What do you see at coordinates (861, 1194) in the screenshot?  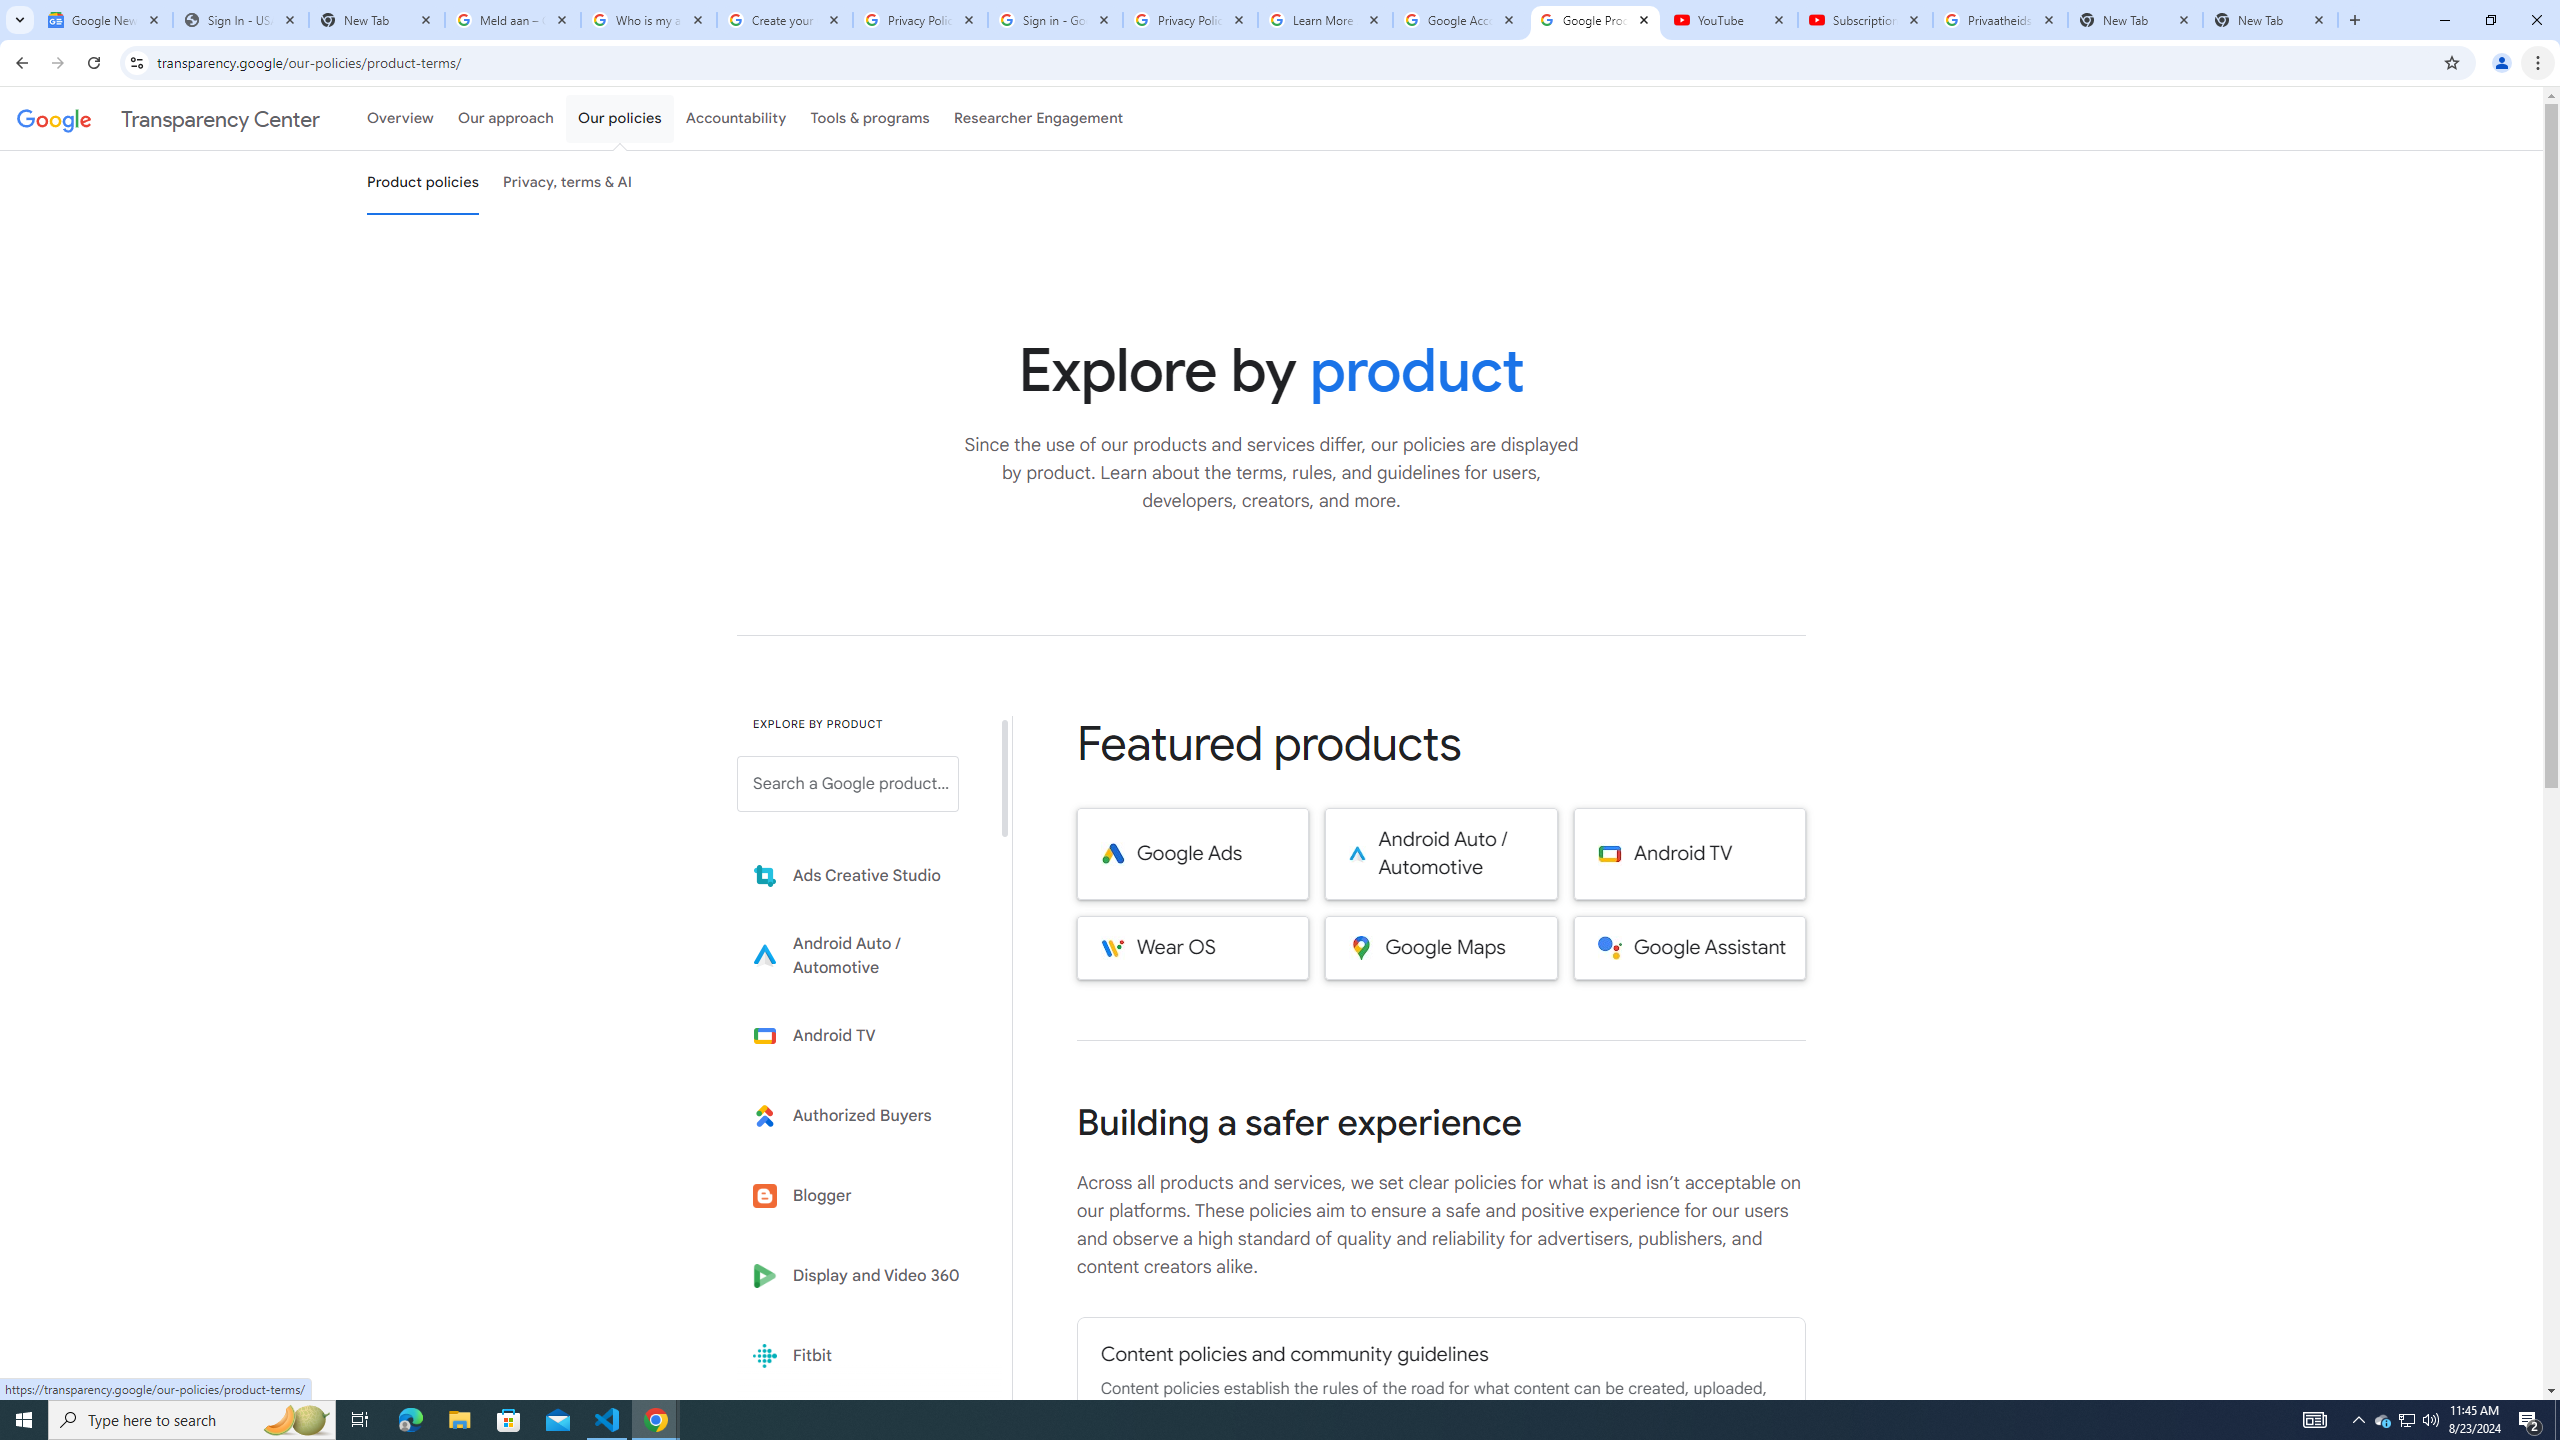 I see `'Blogger'` at bounding box center [861, 1194].